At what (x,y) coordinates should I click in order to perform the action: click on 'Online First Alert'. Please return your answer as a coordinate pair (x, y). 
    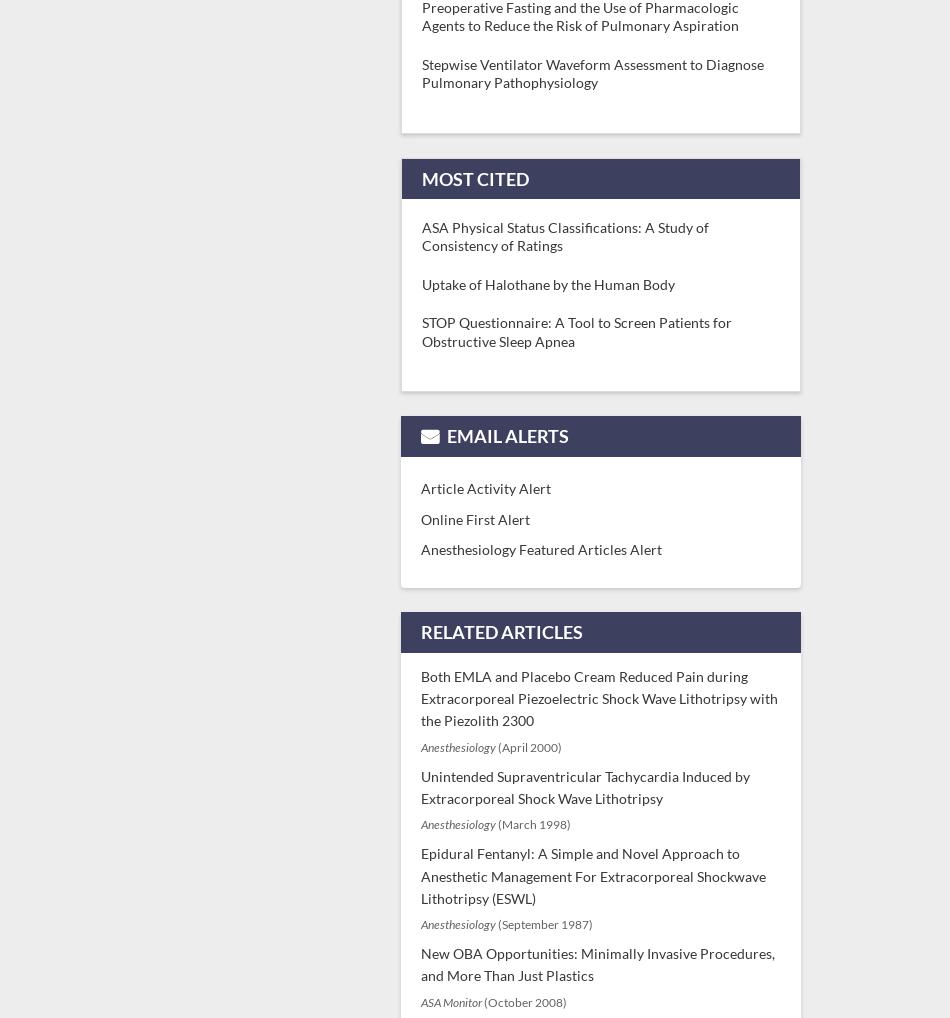
    Looking at the image, I should click on (475, 517).